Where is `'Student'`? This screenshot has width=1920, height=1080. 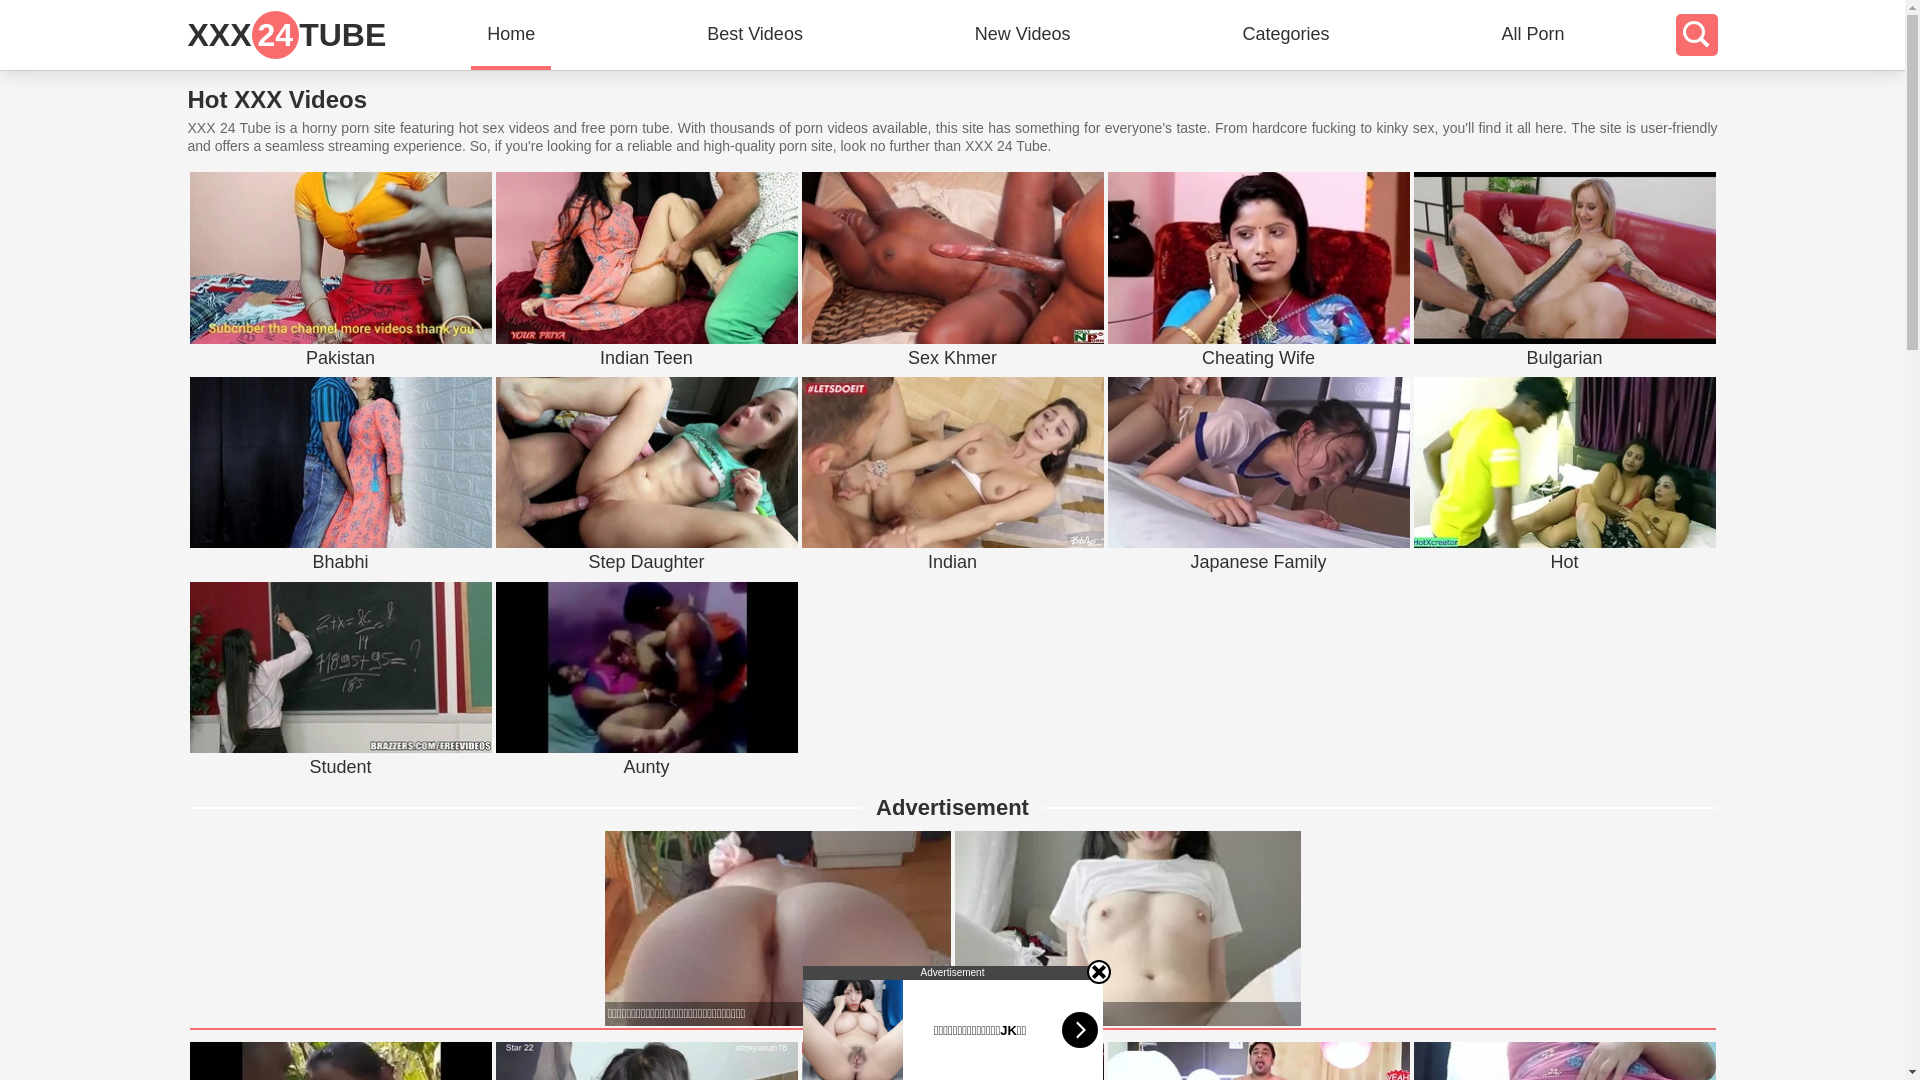 'Student' is located at coordinates (340, 667).